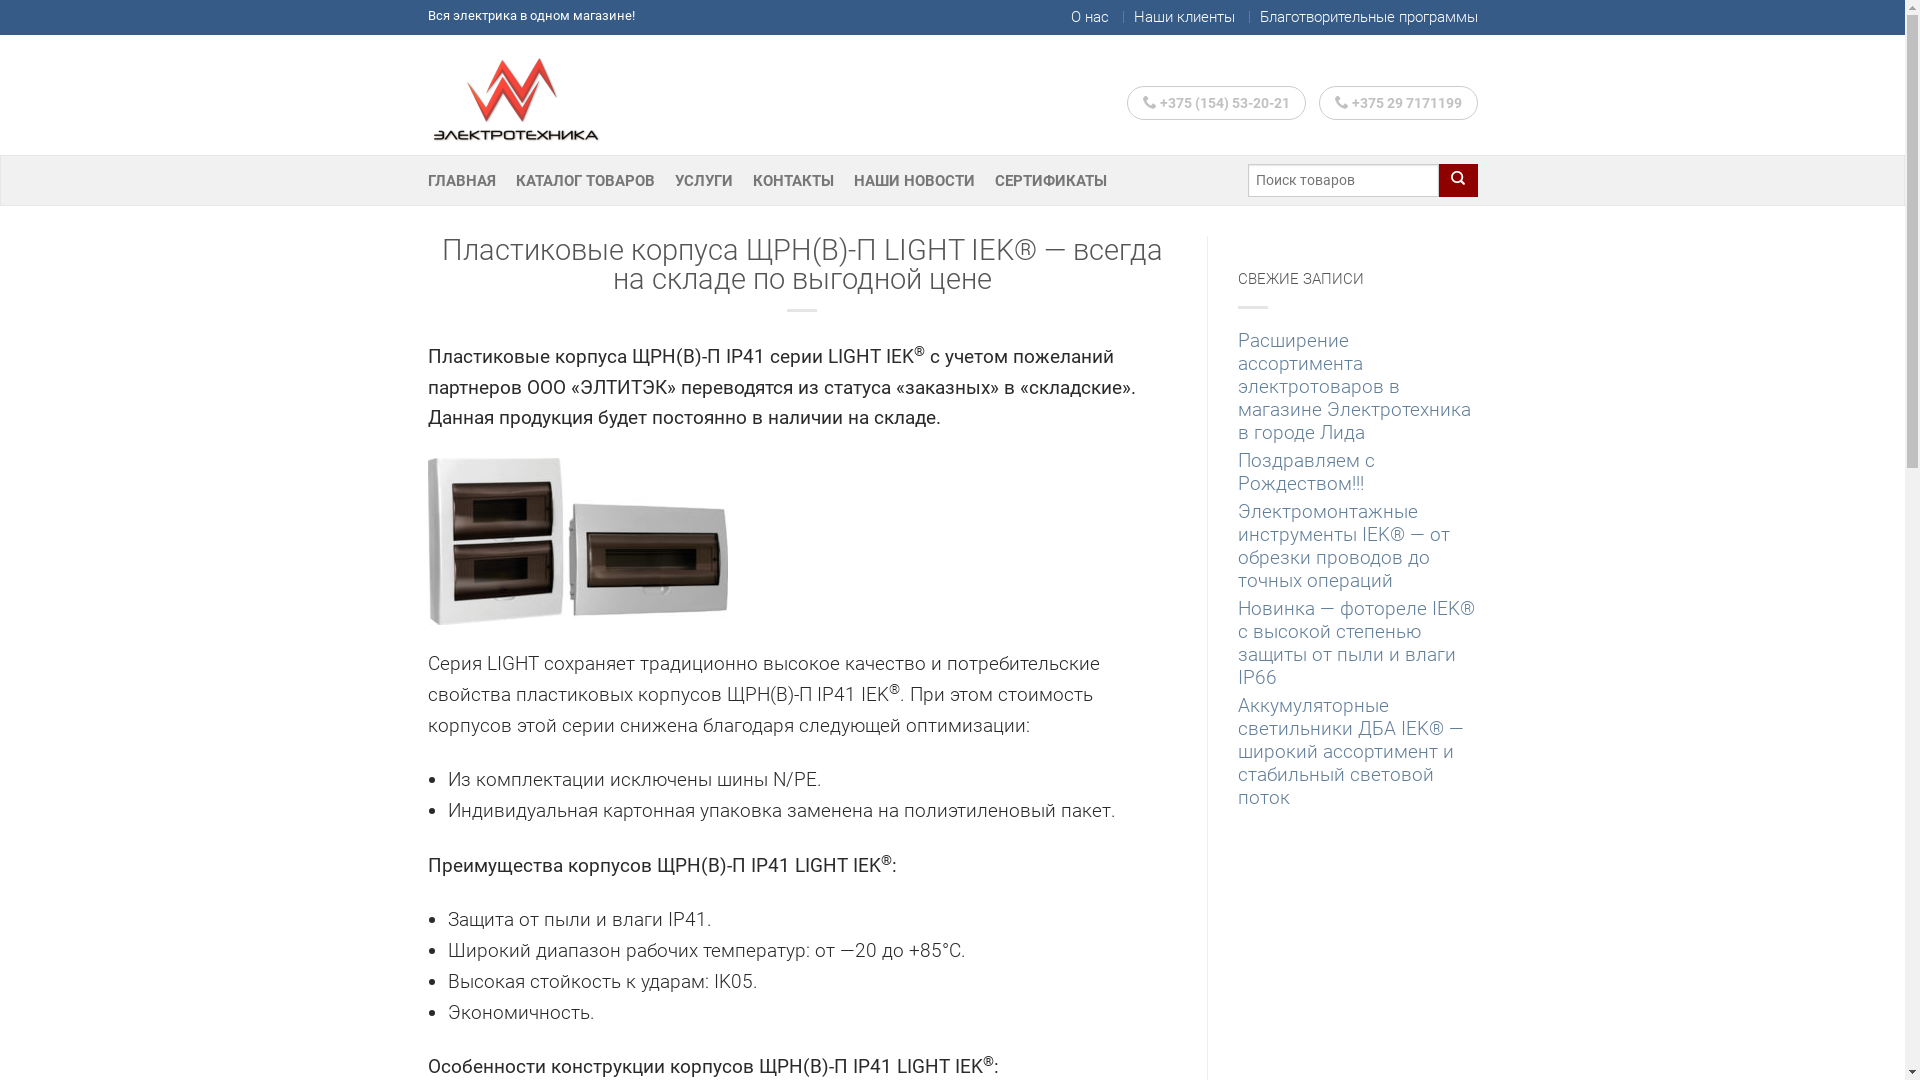  Describe the element at coordinates (528, 95) in the screenshot. I see `'electrotehnika.by - '` at that location.